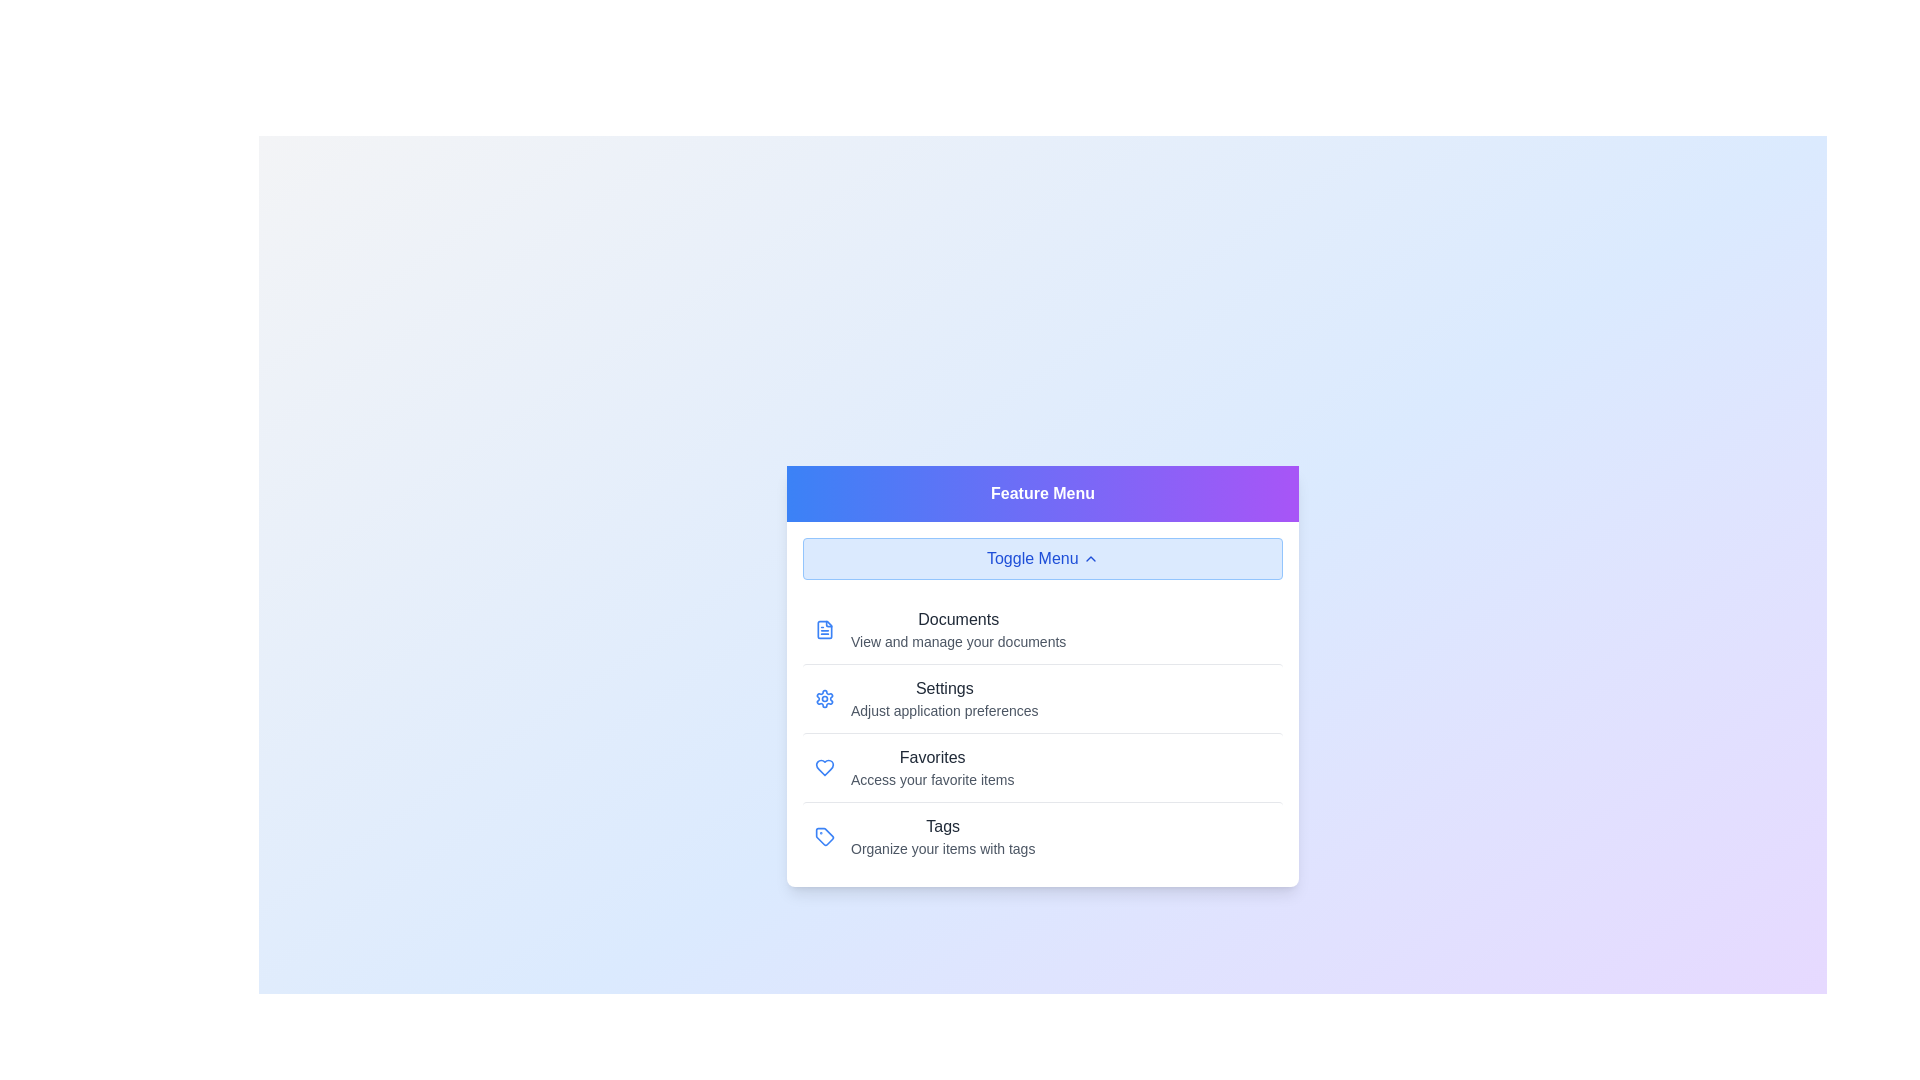  Describe the element at coordinates (957, 627) in the screenshot. I see `the text element labeled 'Documents' to select it` at that location.